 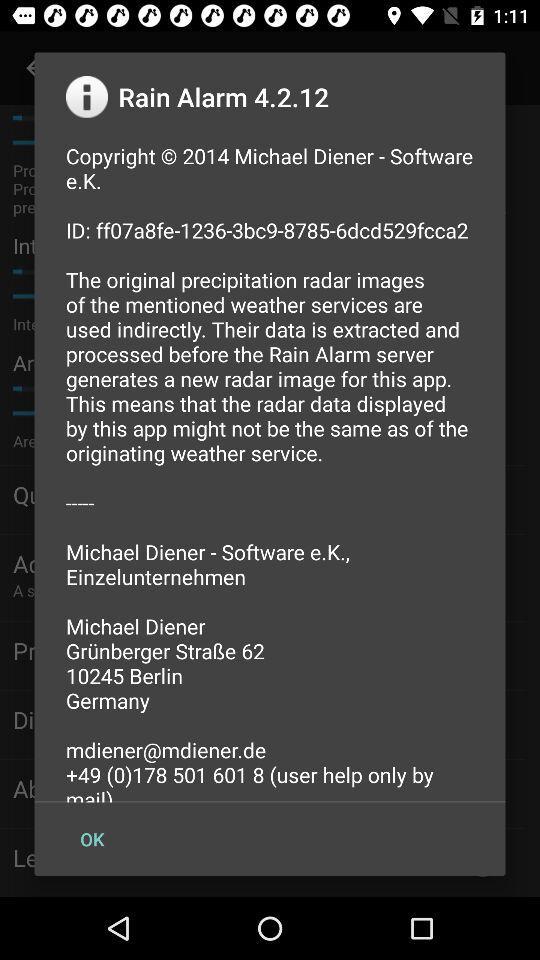 I want to click on item below the copyright 2014 michael icon, so click(x=91, y=839).